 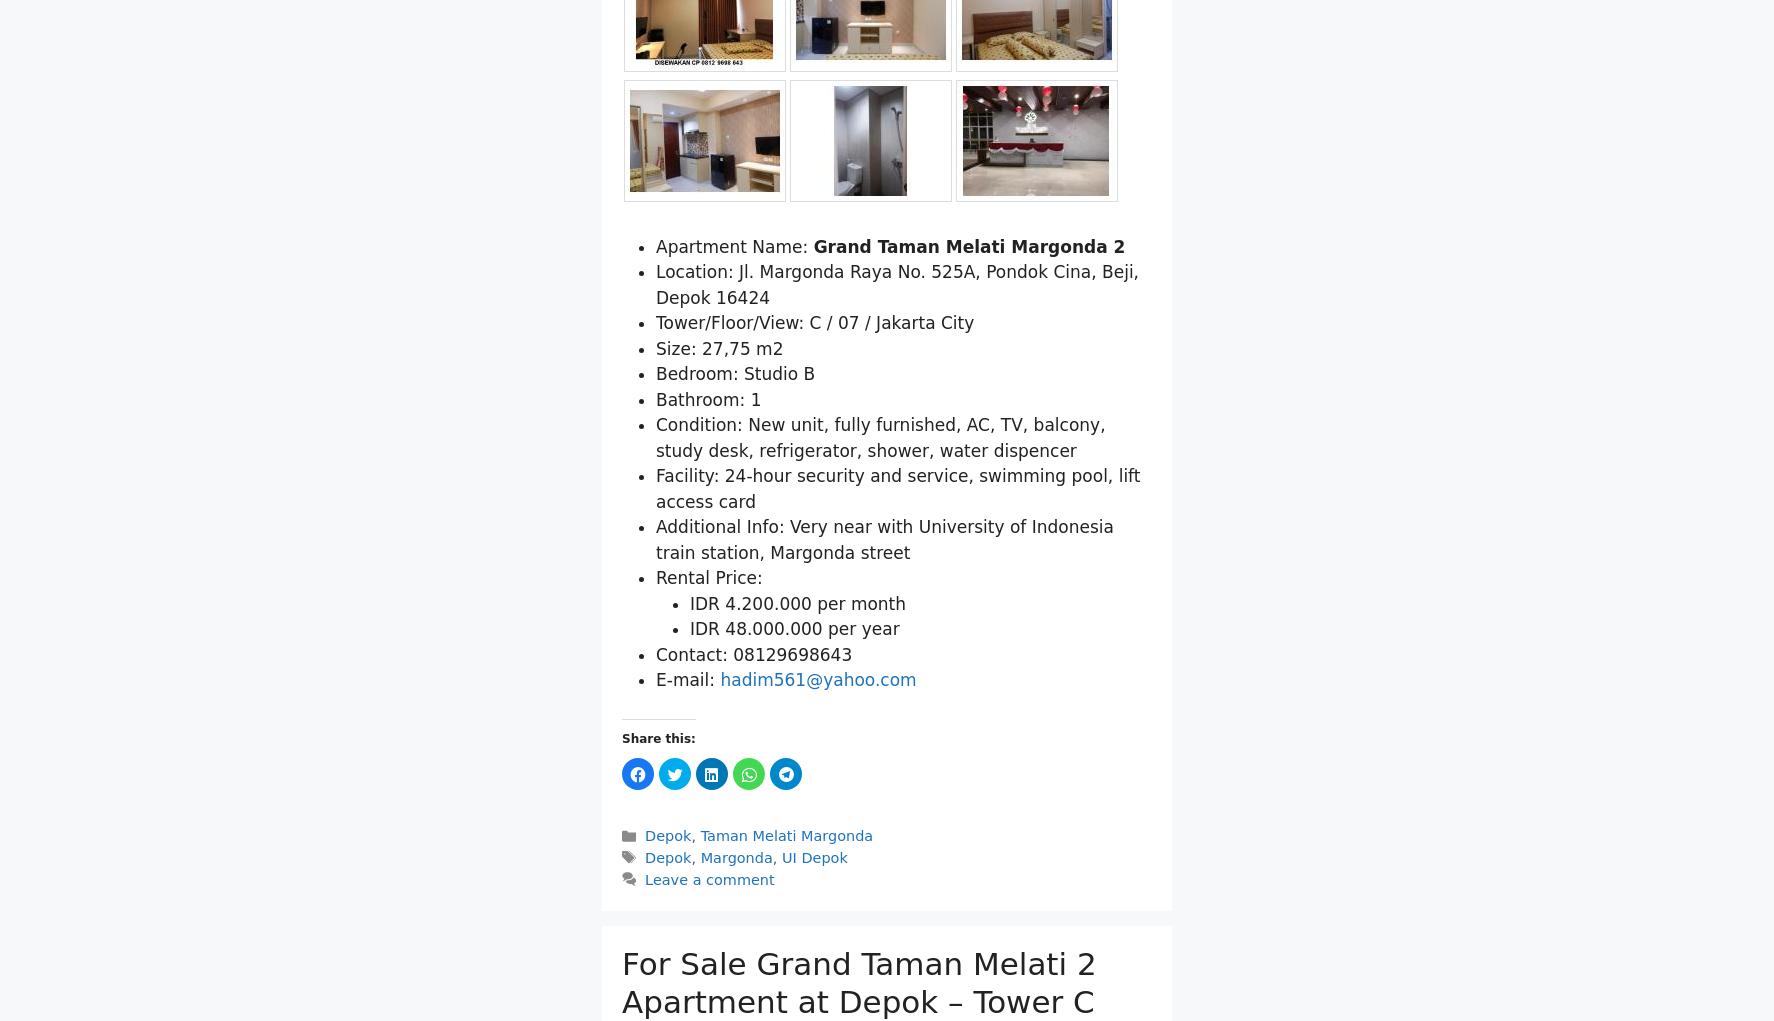 I want to click on 'Tower/Floor/View: C / 07 / Jakarta City', so click(x=814, y=322).